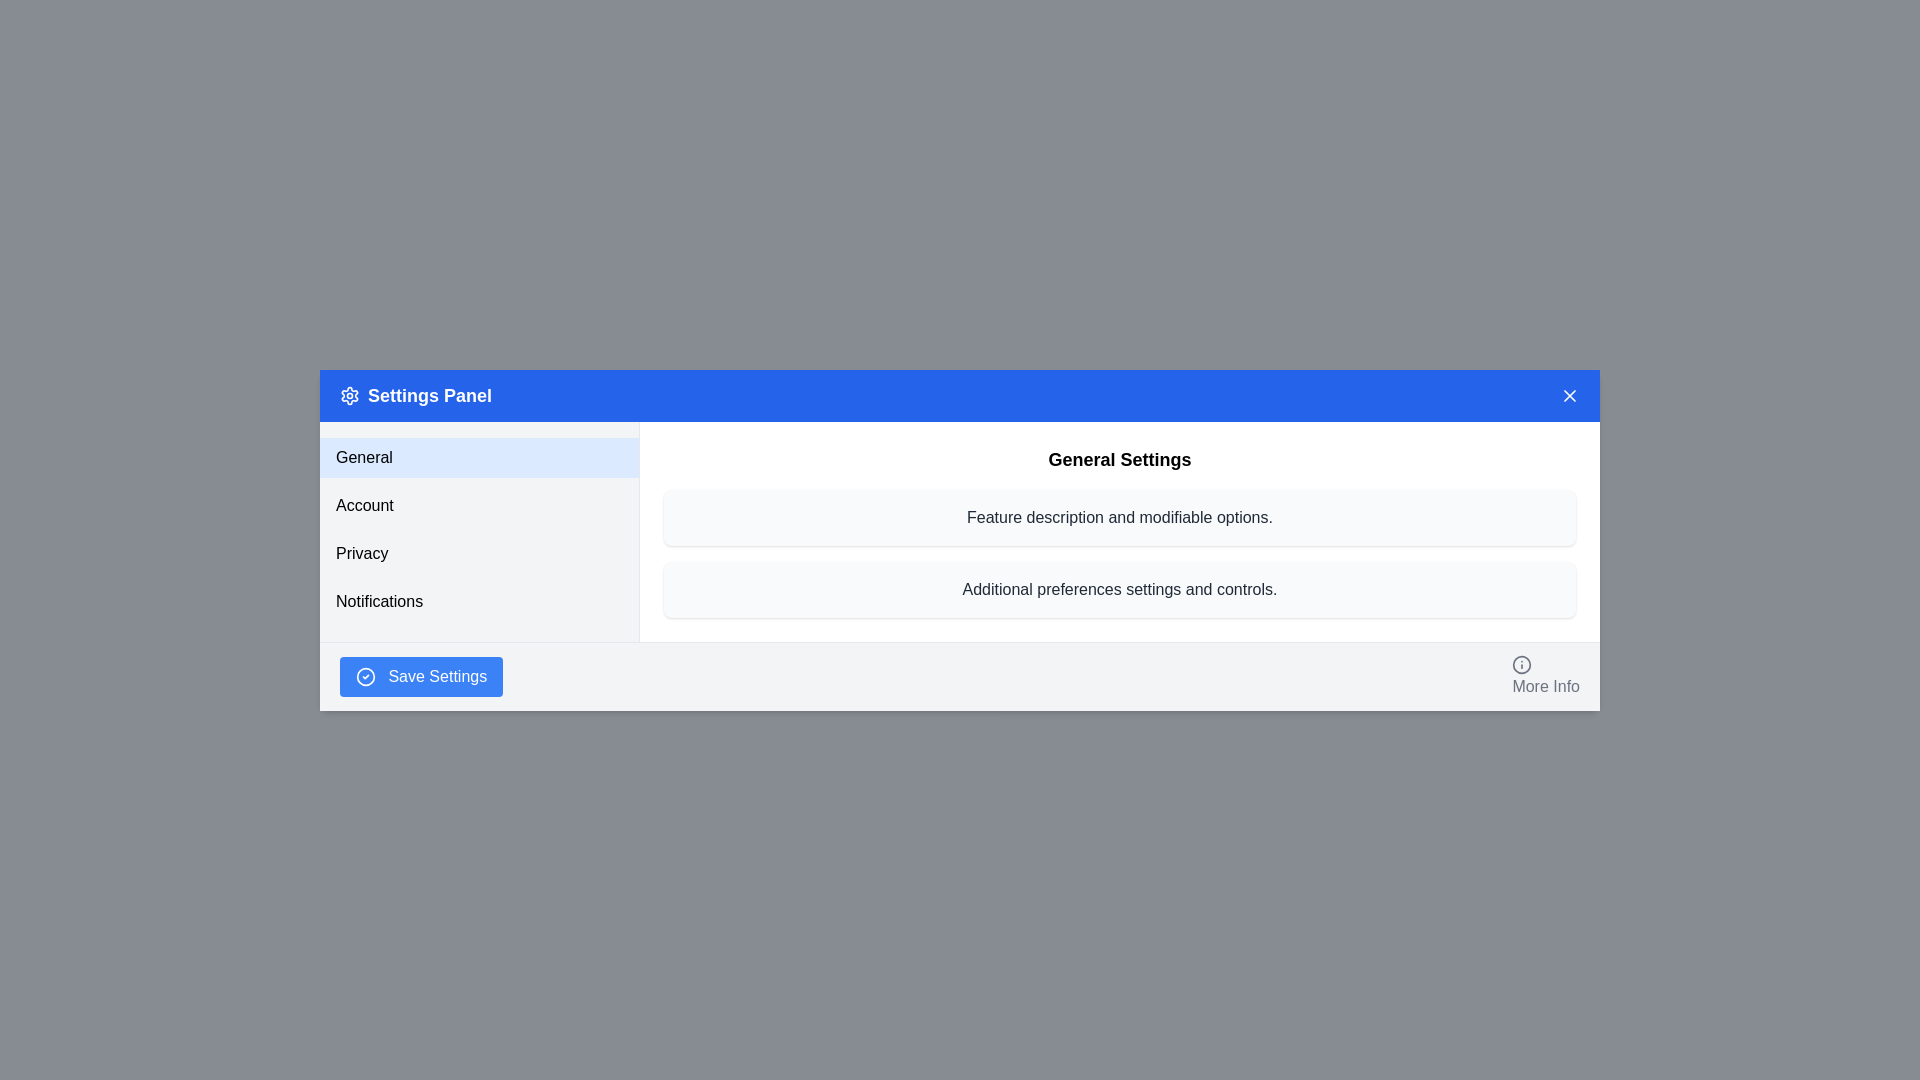 The height and width of the screenshot is (1080, 1920). Describe the element at coordinates (1118, 516) in the screenshot. I see `text displayed in the Informational Block with a light gray background and rounded corners, containing 'Feature description and modifiable options.'` at that location.